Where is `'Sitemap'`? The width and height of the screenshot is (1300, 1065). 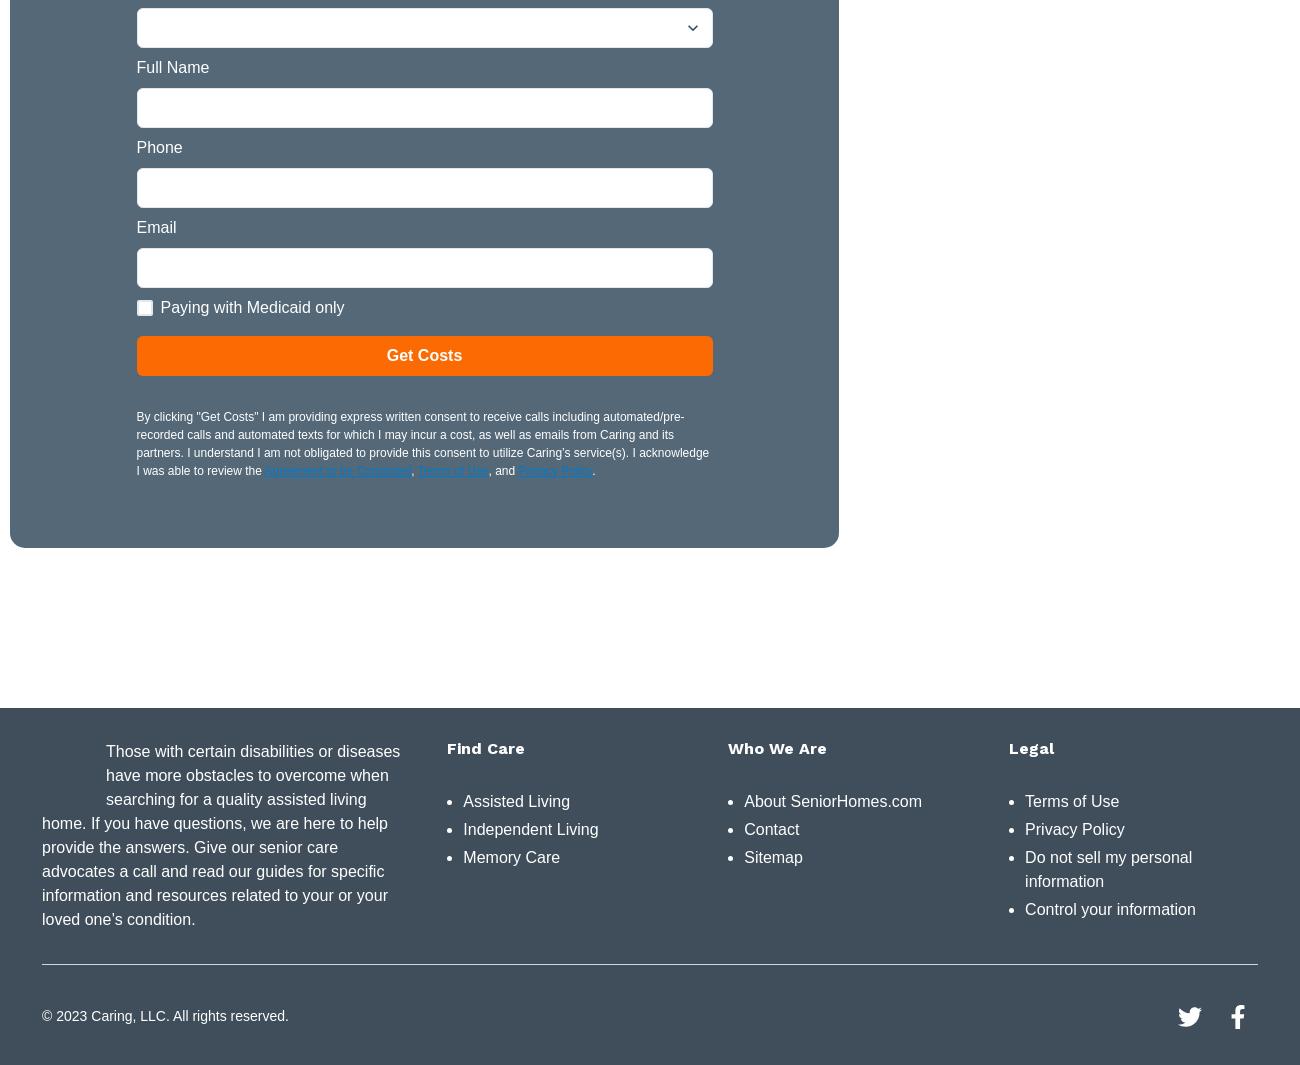
'Sitemap' is located at coordinates (771, 856).